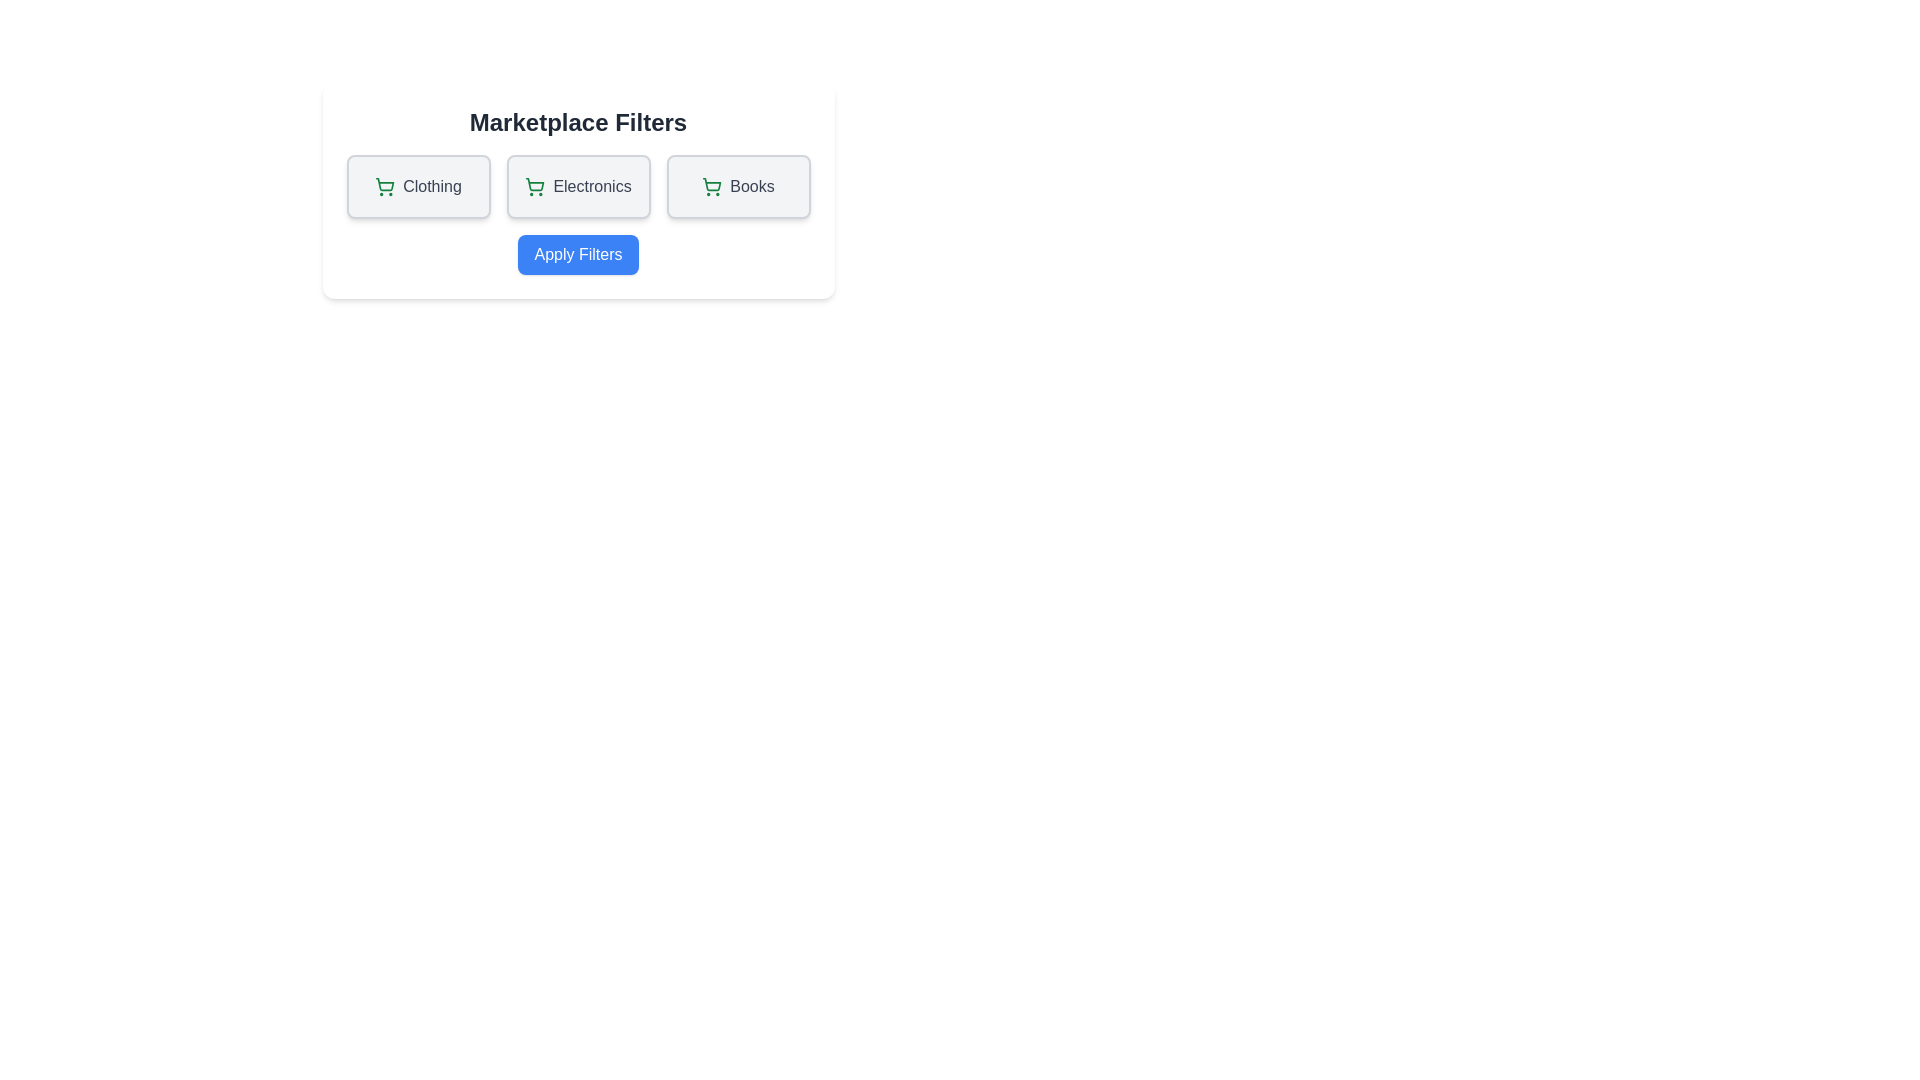  I want to click on 'Apply Filters' button to apply the selected filters, so click(577, 253).